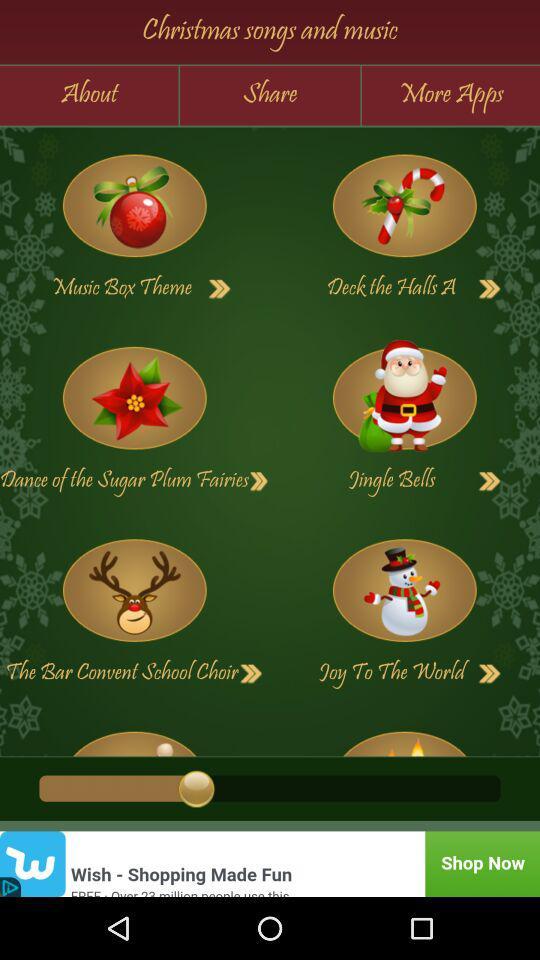  Describe the element at coordinates (134, 590) in the screenshot. I see `games page` at that location.